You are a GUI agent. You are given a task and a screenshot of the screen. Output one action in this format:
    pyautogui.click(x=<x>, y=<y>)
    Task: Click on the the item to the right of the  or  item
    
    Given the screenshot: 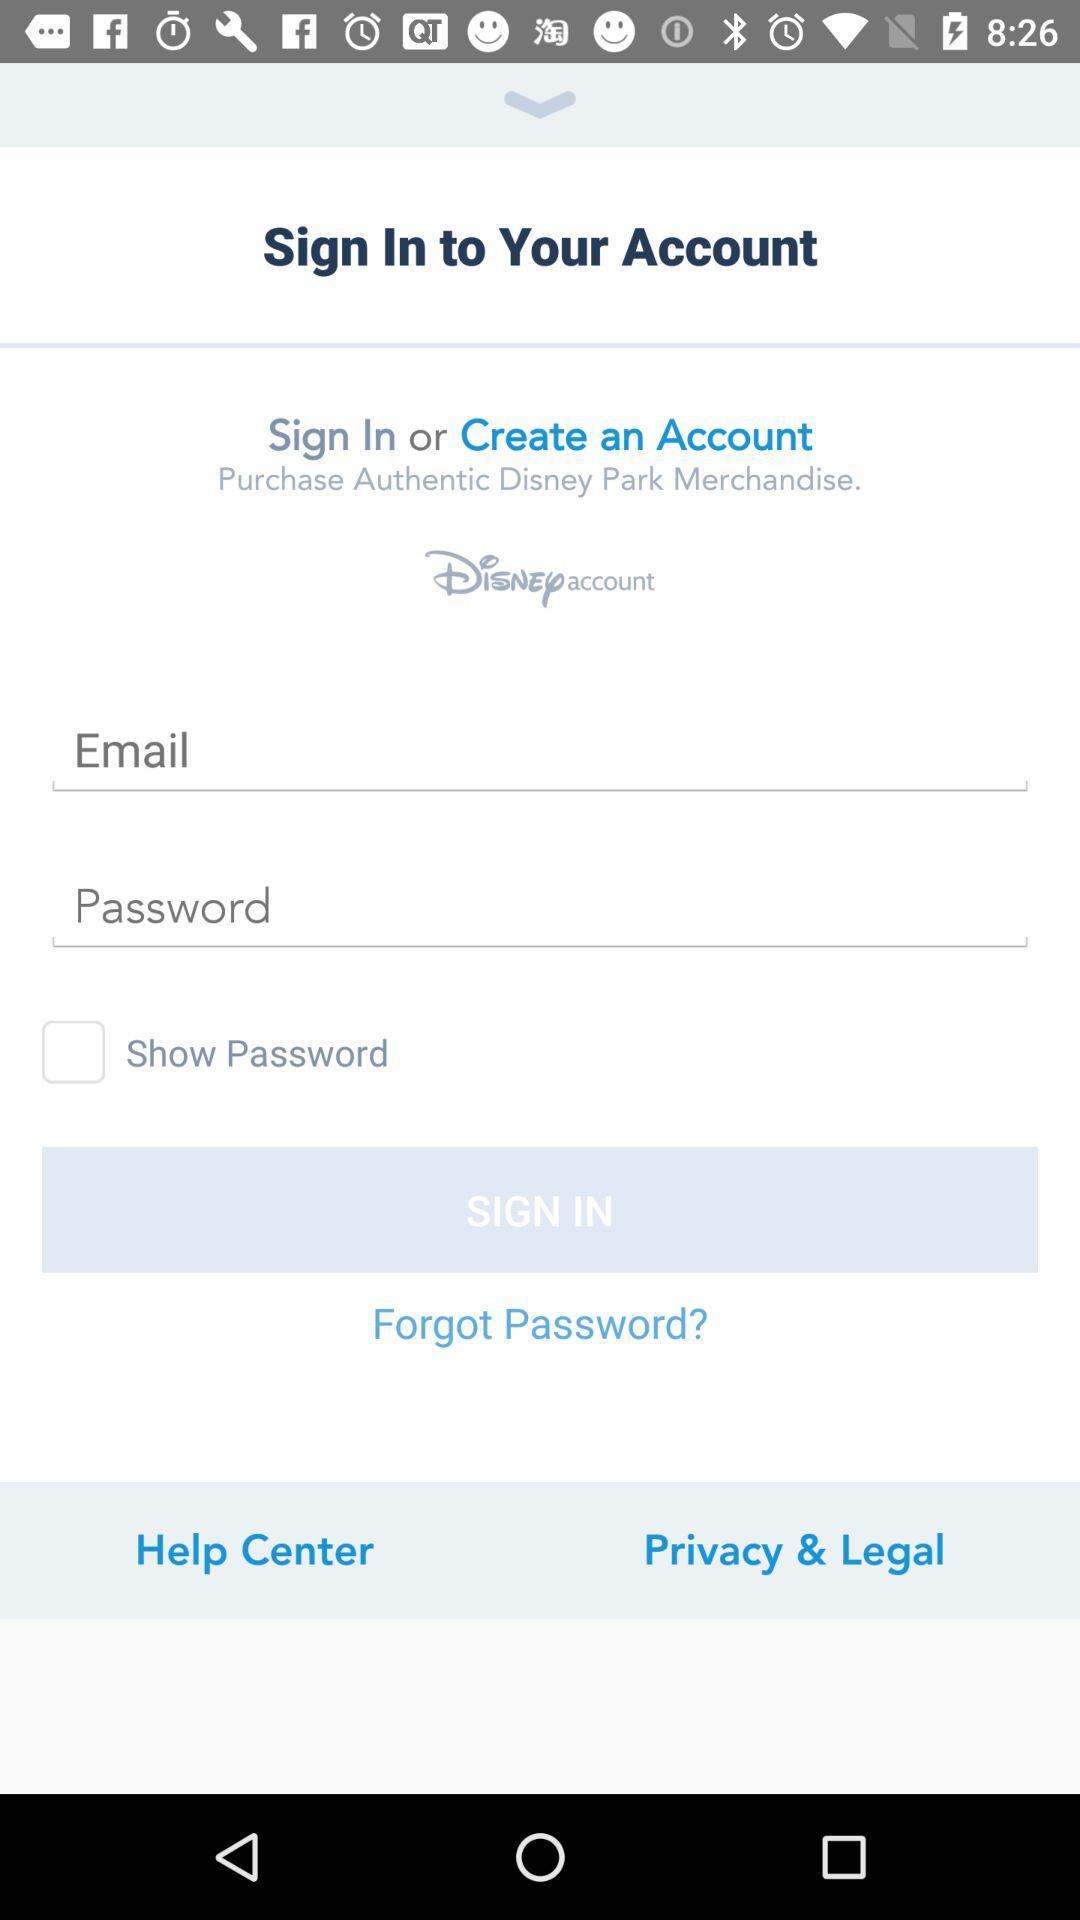 What is the action you would take?
    pyautogui.click(x=636, y=434)
    